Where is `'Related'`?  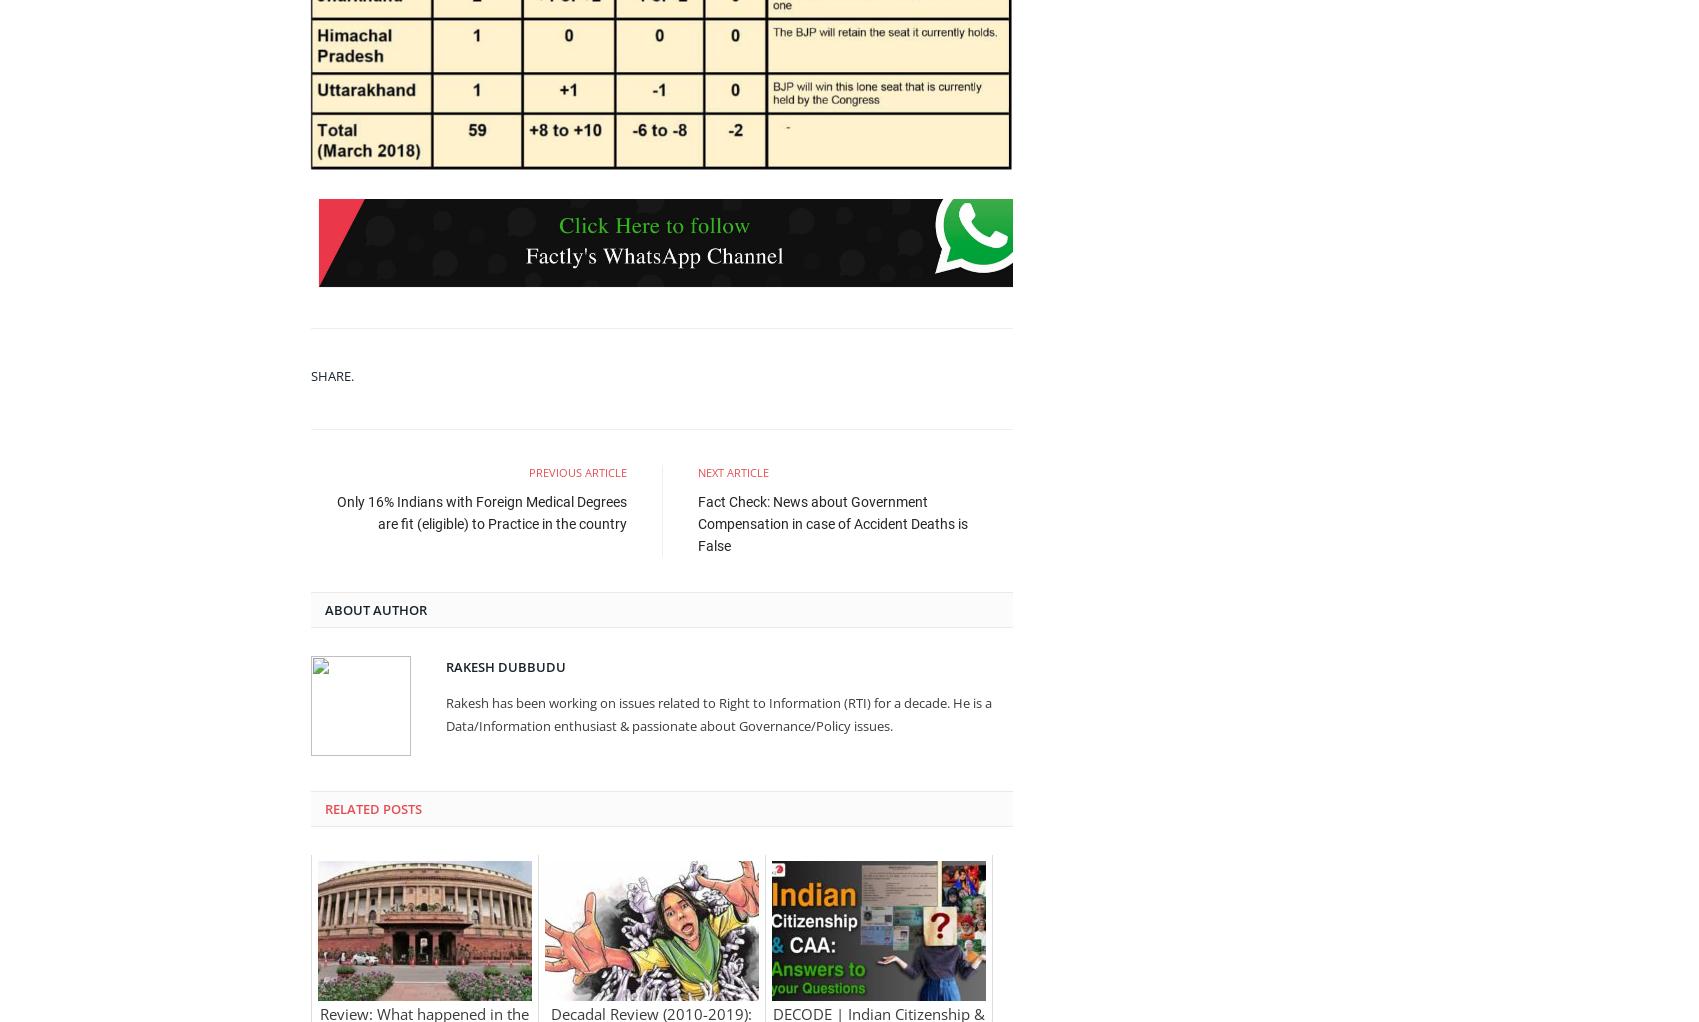 'Related' is located at coordinates (350, 808).